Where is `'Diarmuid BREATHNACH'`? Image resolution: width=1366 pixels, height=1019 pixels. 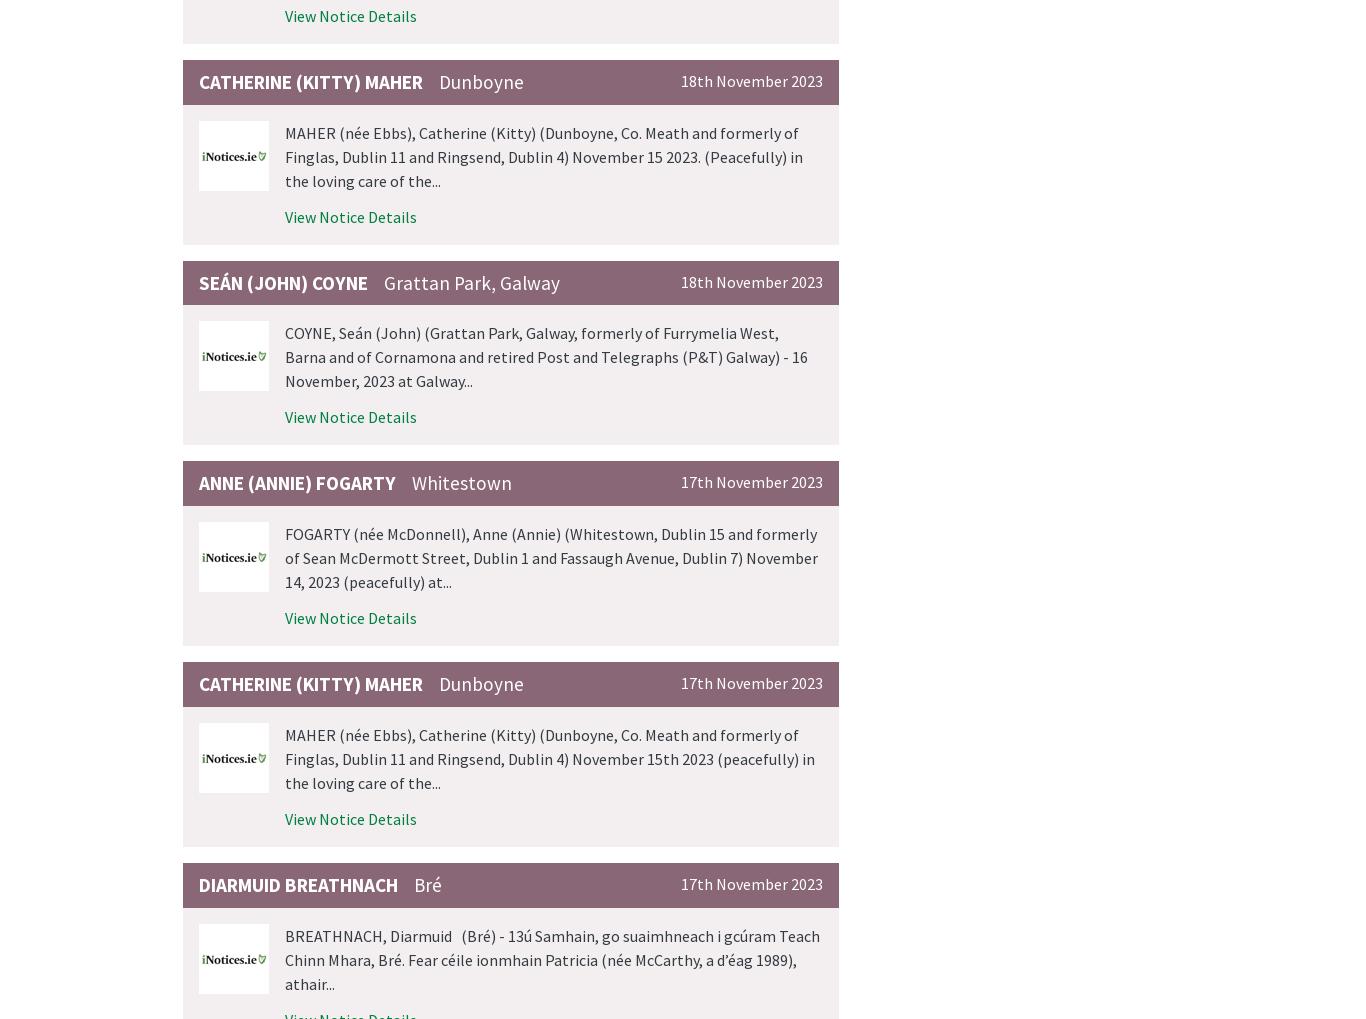
'Diarmuid BREATHNACH' is located at coordinates (198, 885).